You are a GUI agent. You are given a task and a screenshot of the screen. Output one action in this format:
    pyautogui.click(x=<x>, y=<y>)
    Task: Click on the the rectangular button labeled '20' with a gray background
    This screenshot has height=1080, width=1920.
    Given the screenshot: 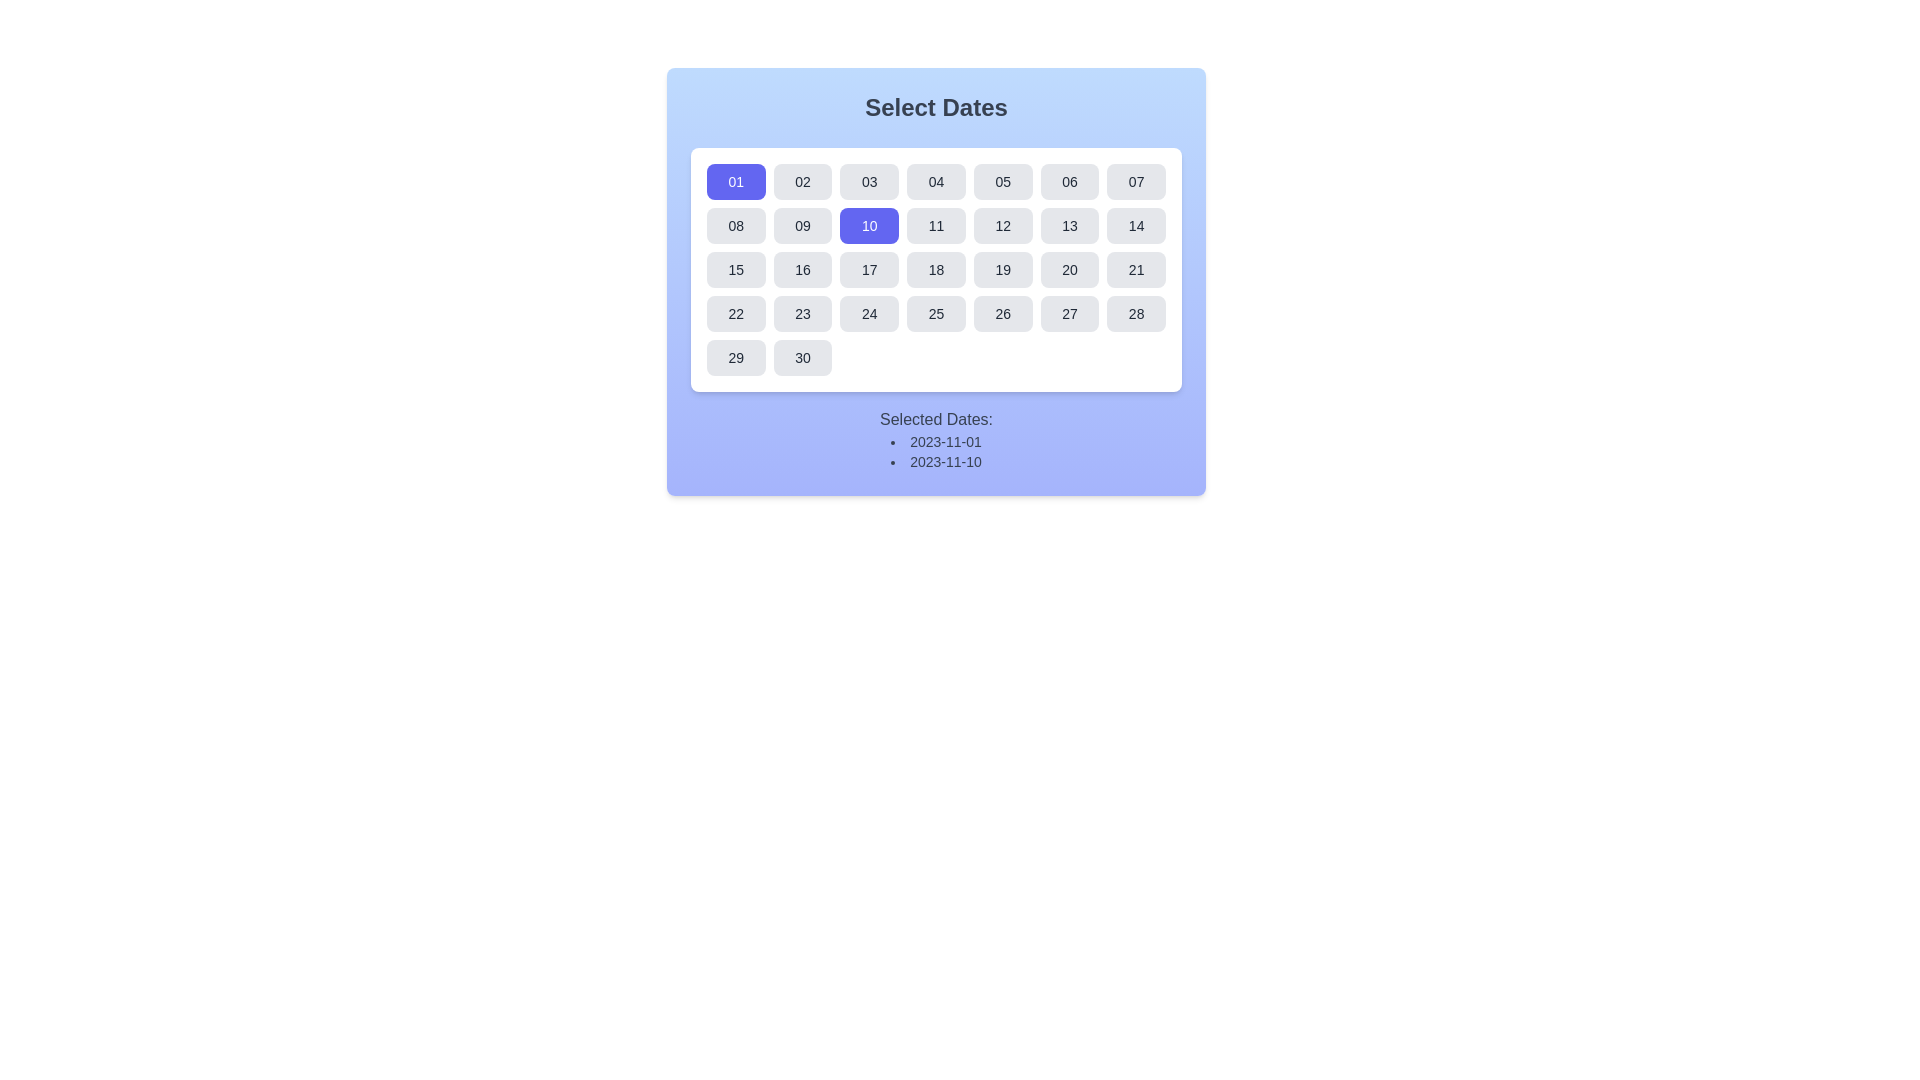 What is the action you would take?
    pyautogui.click(x=1069, y=270)
    